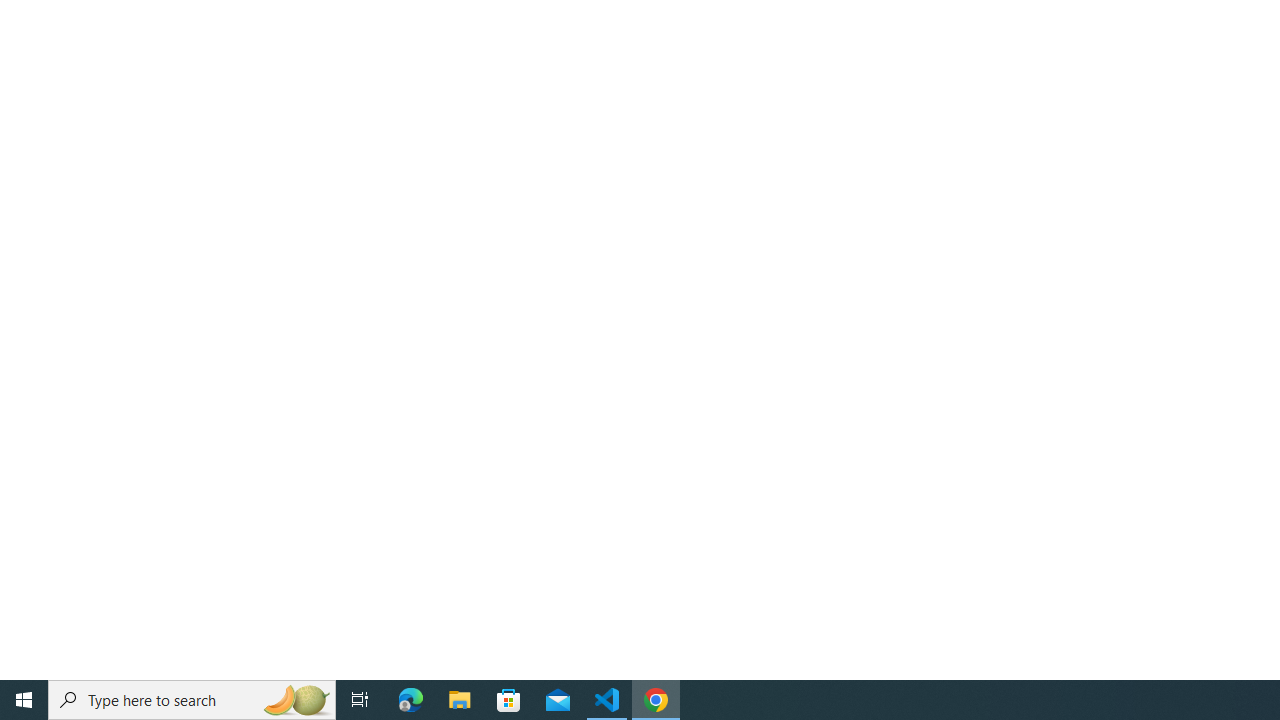 This screenshot has width=1280, height=720. Describe the element at coordinates (509, 698) in the screenshot. I see `'Microsoft Store'` at that location.